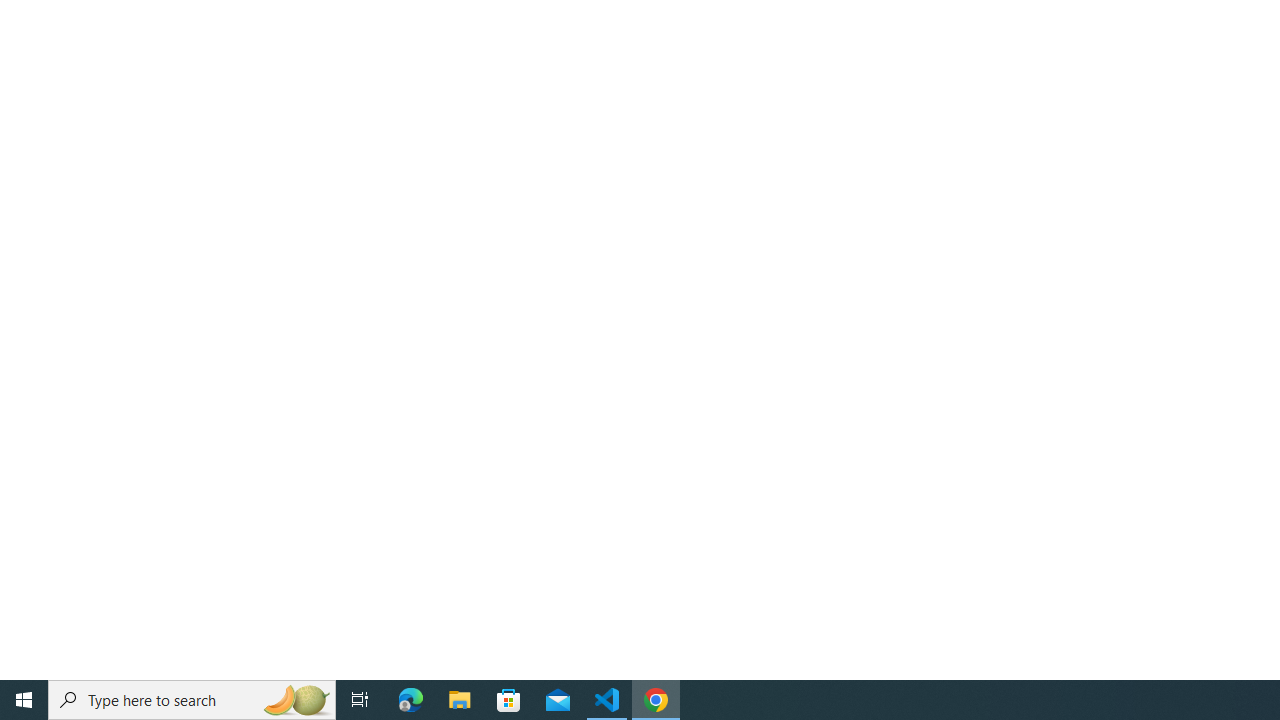 This screenshot has width=1280, height=720. Describe the element at coordinates (509, 698) in the screenshot. I see `'Microsoft Store'` at that location.